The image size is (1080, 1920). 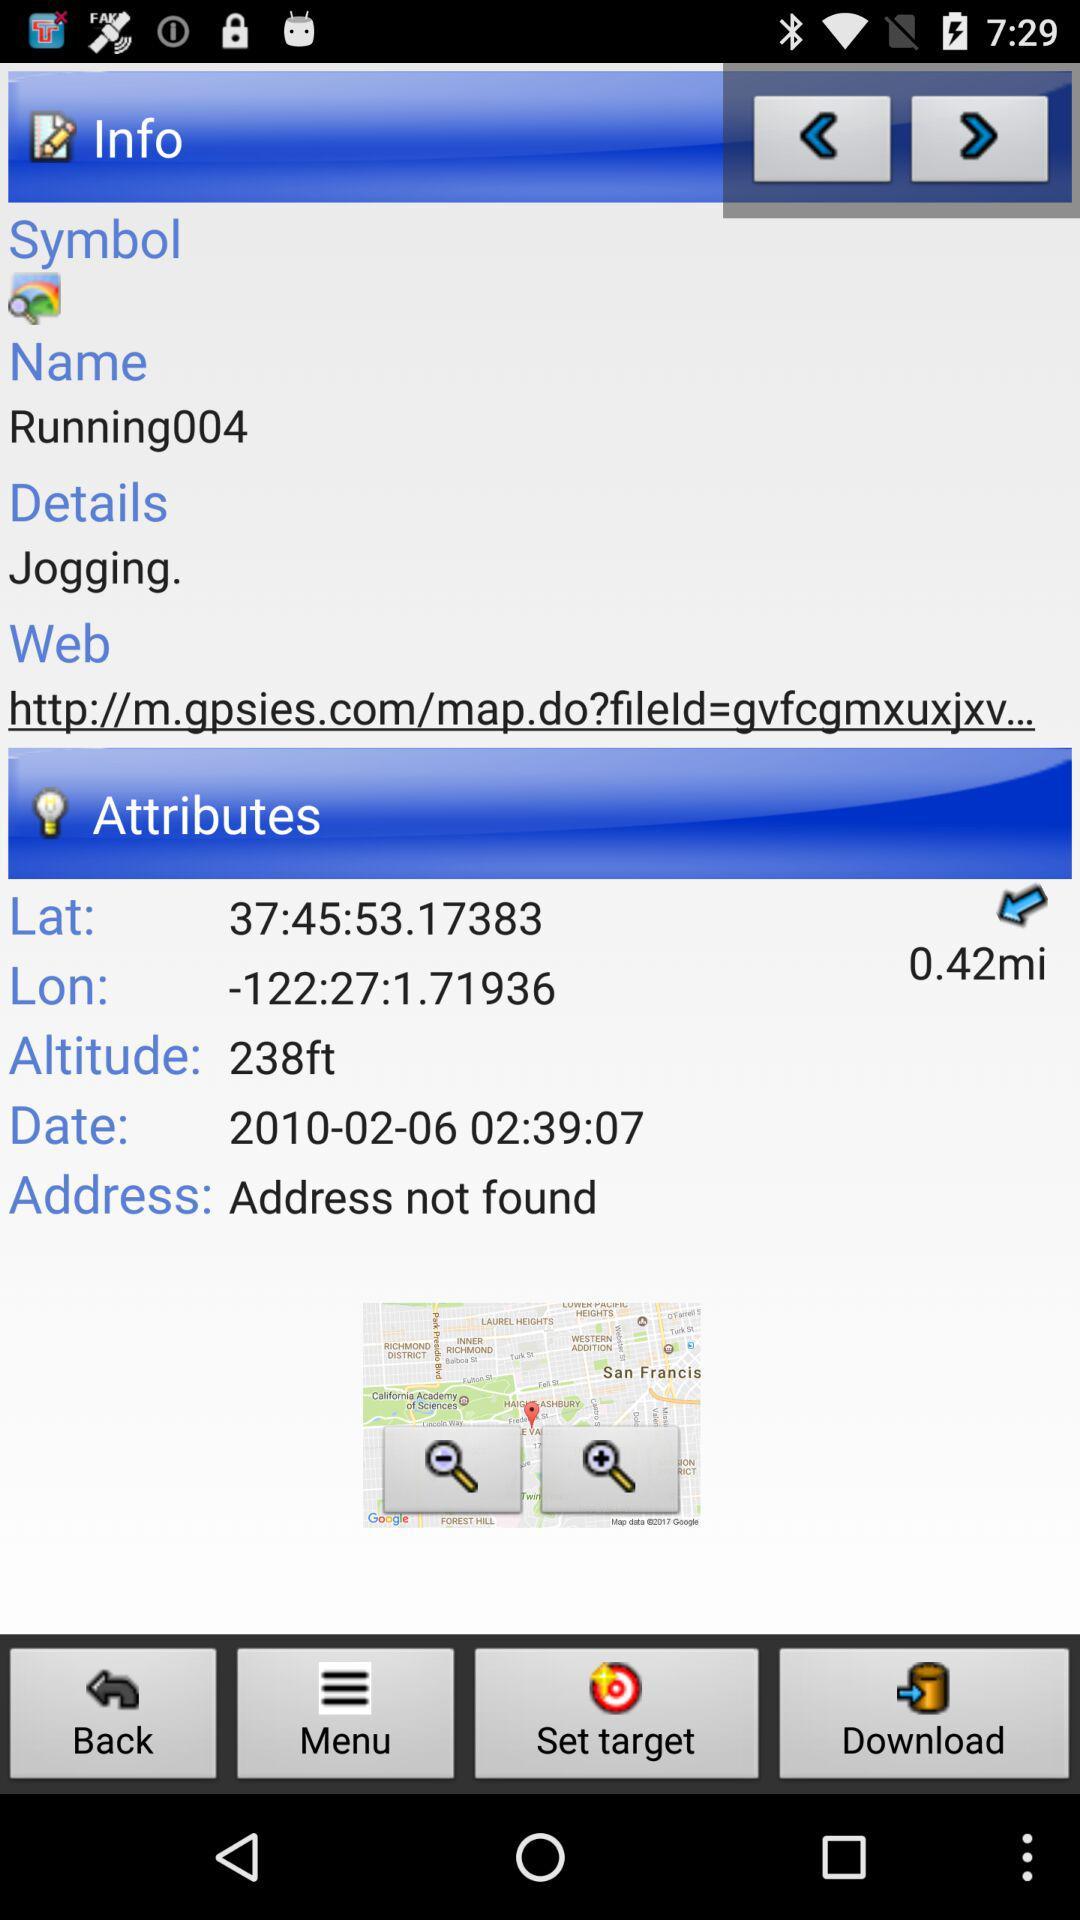 What do you see at coordinates (452, 1475) in the screenshot?
I see `zoom out map` at bounding box center [452, 1475].